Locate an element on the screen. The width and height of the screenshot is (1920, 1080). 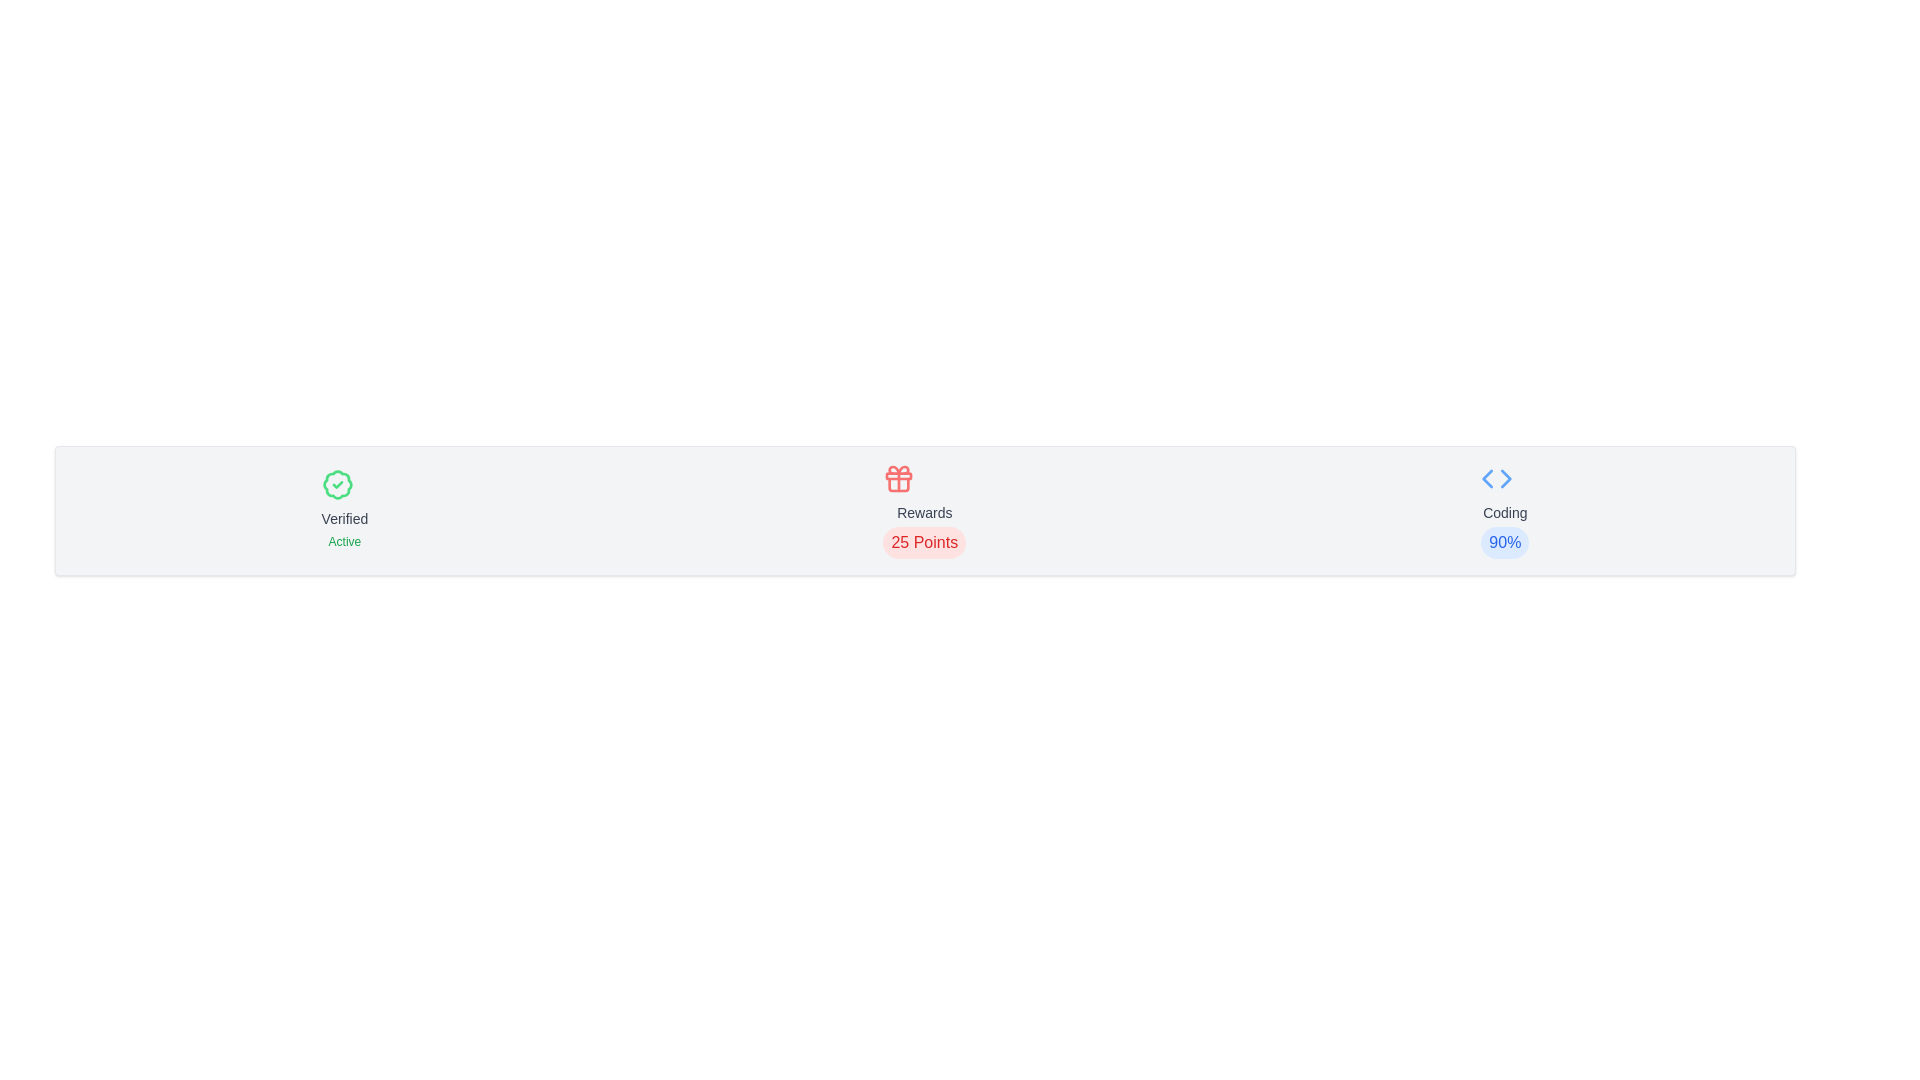
the text label 'Verified', which is styled in gray and positioned below a green badge icon and above the text 'Active' is located at coordinates (345, 518).